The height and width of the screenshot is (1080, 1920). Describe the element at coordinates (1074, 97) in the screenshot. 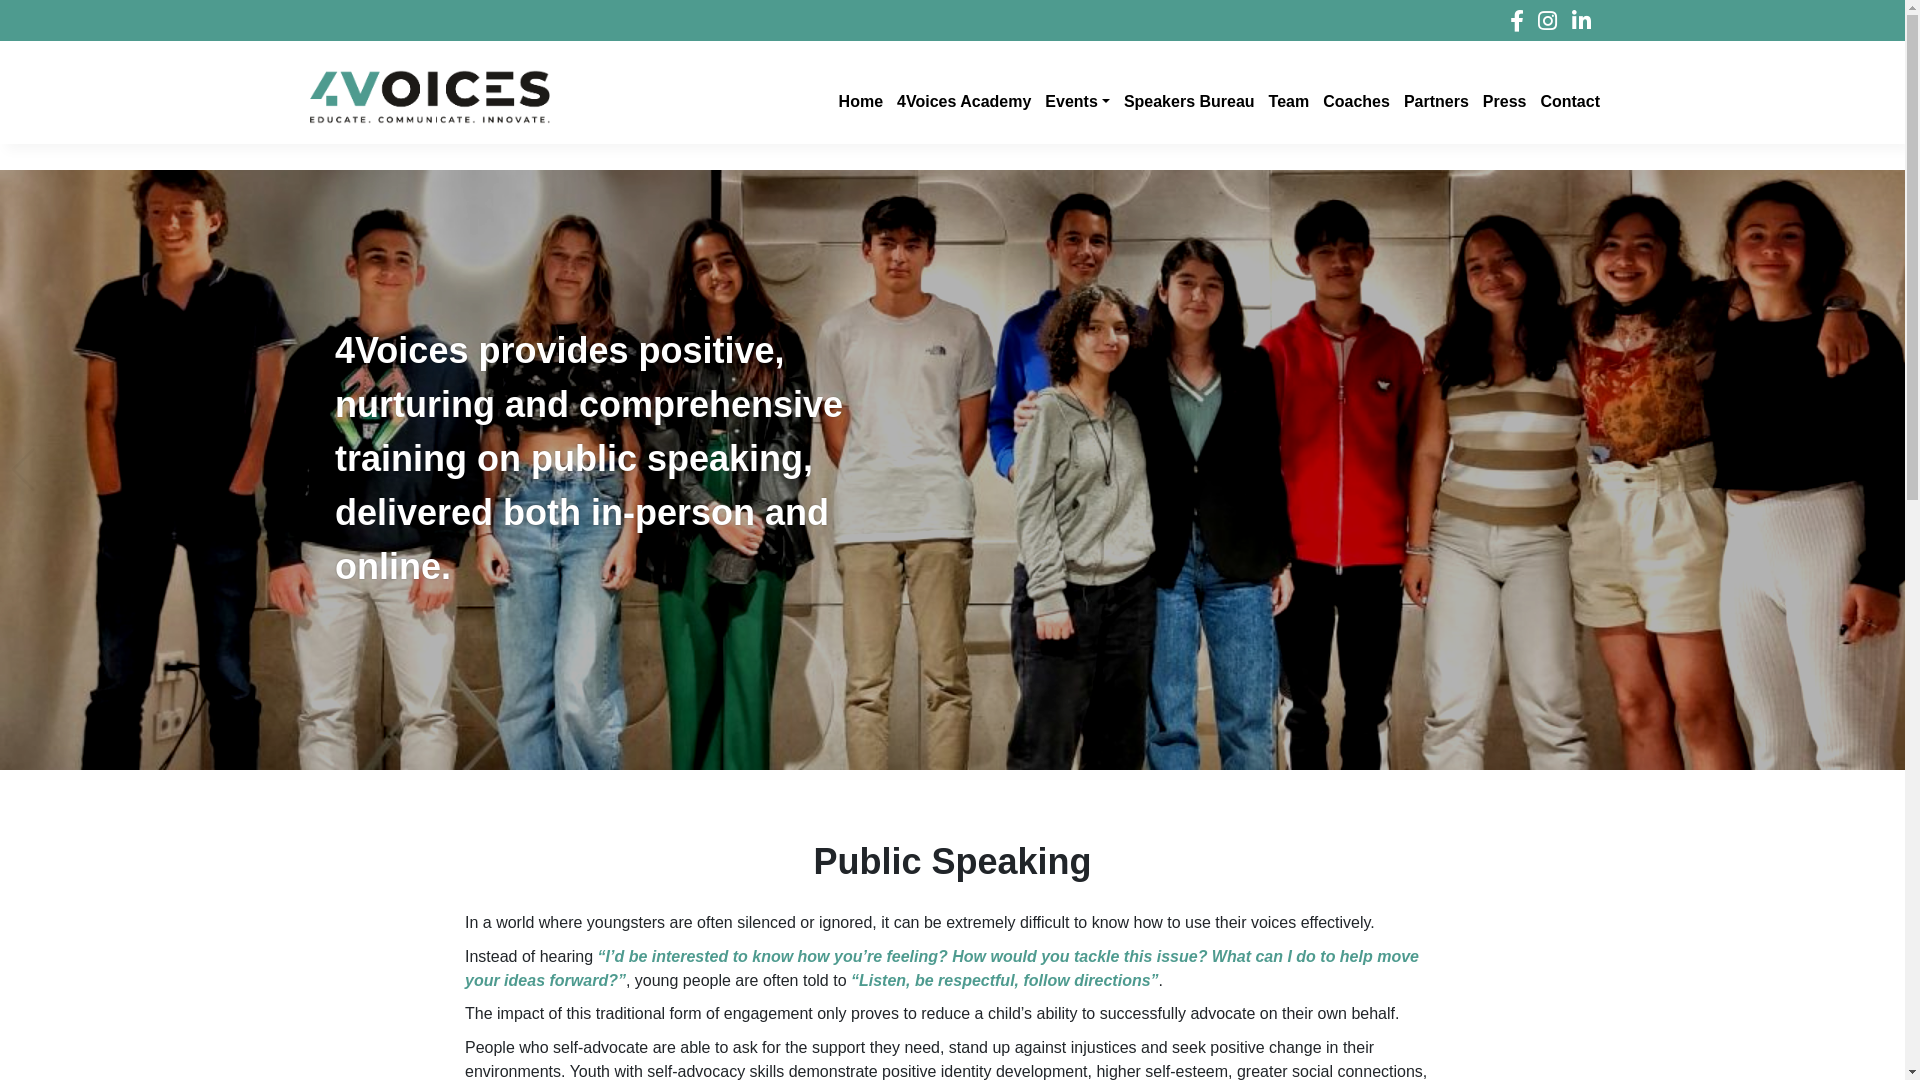

I see `'Events'` at that location.